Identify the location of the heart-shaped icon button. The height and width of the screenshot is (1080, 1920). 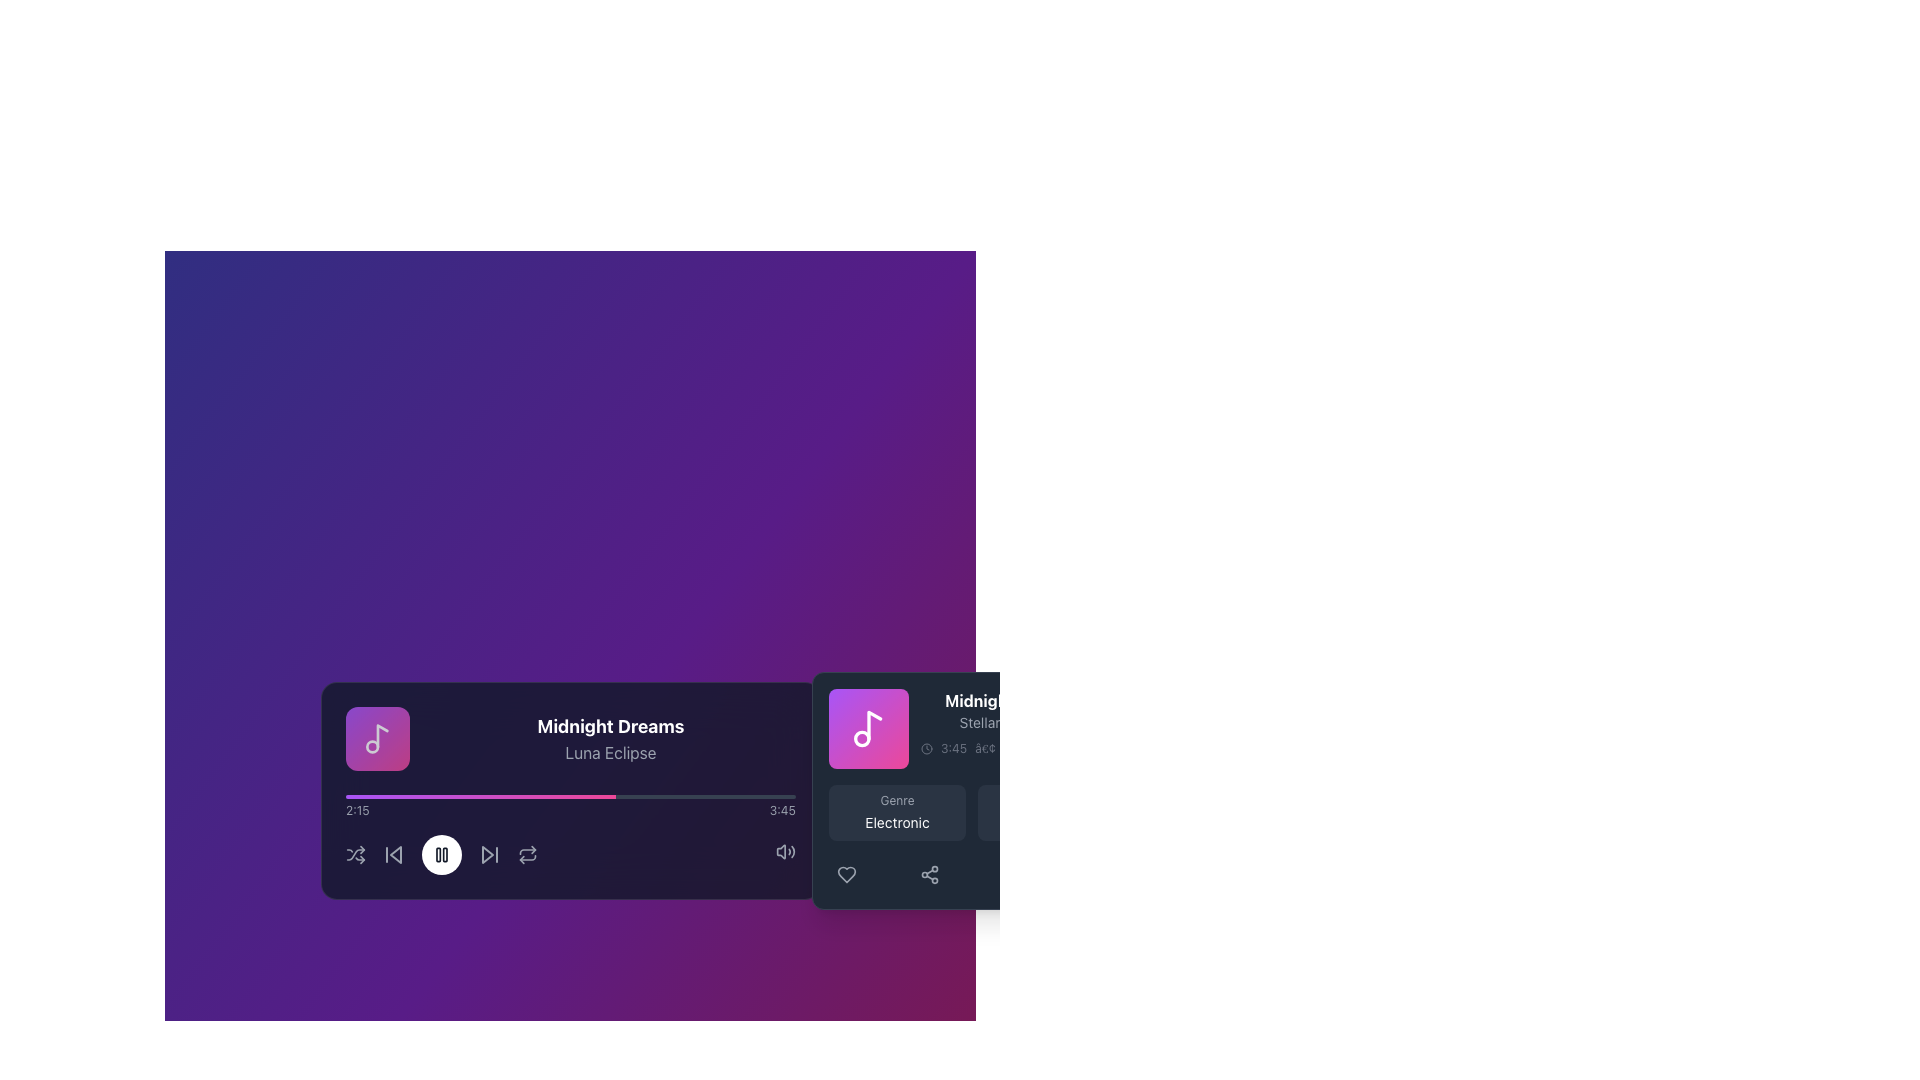
(846, 874).